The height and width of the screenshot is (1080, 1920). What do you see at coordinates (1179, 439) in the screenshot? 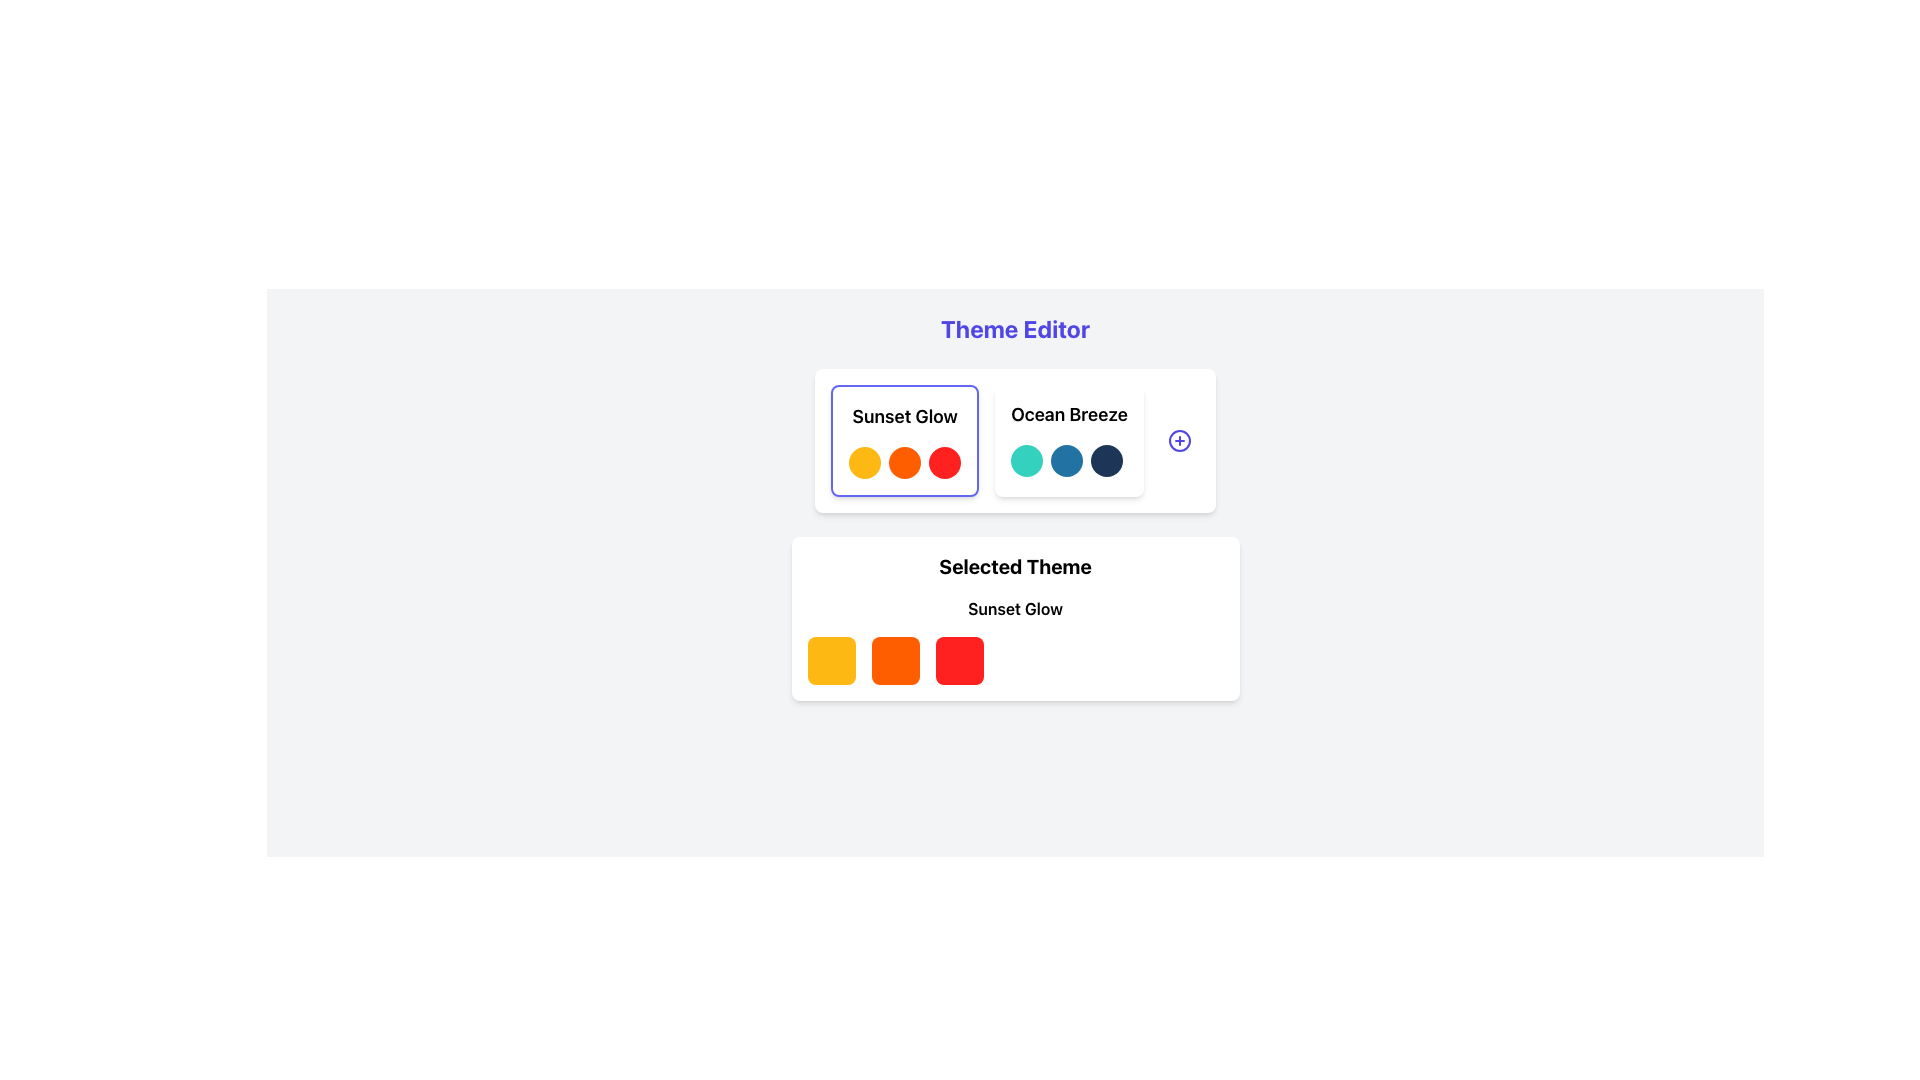
I see `the circular outline icon located within the 'Ocean Breeze' card at the top of the user interface` at bounding box center [1179, 439].